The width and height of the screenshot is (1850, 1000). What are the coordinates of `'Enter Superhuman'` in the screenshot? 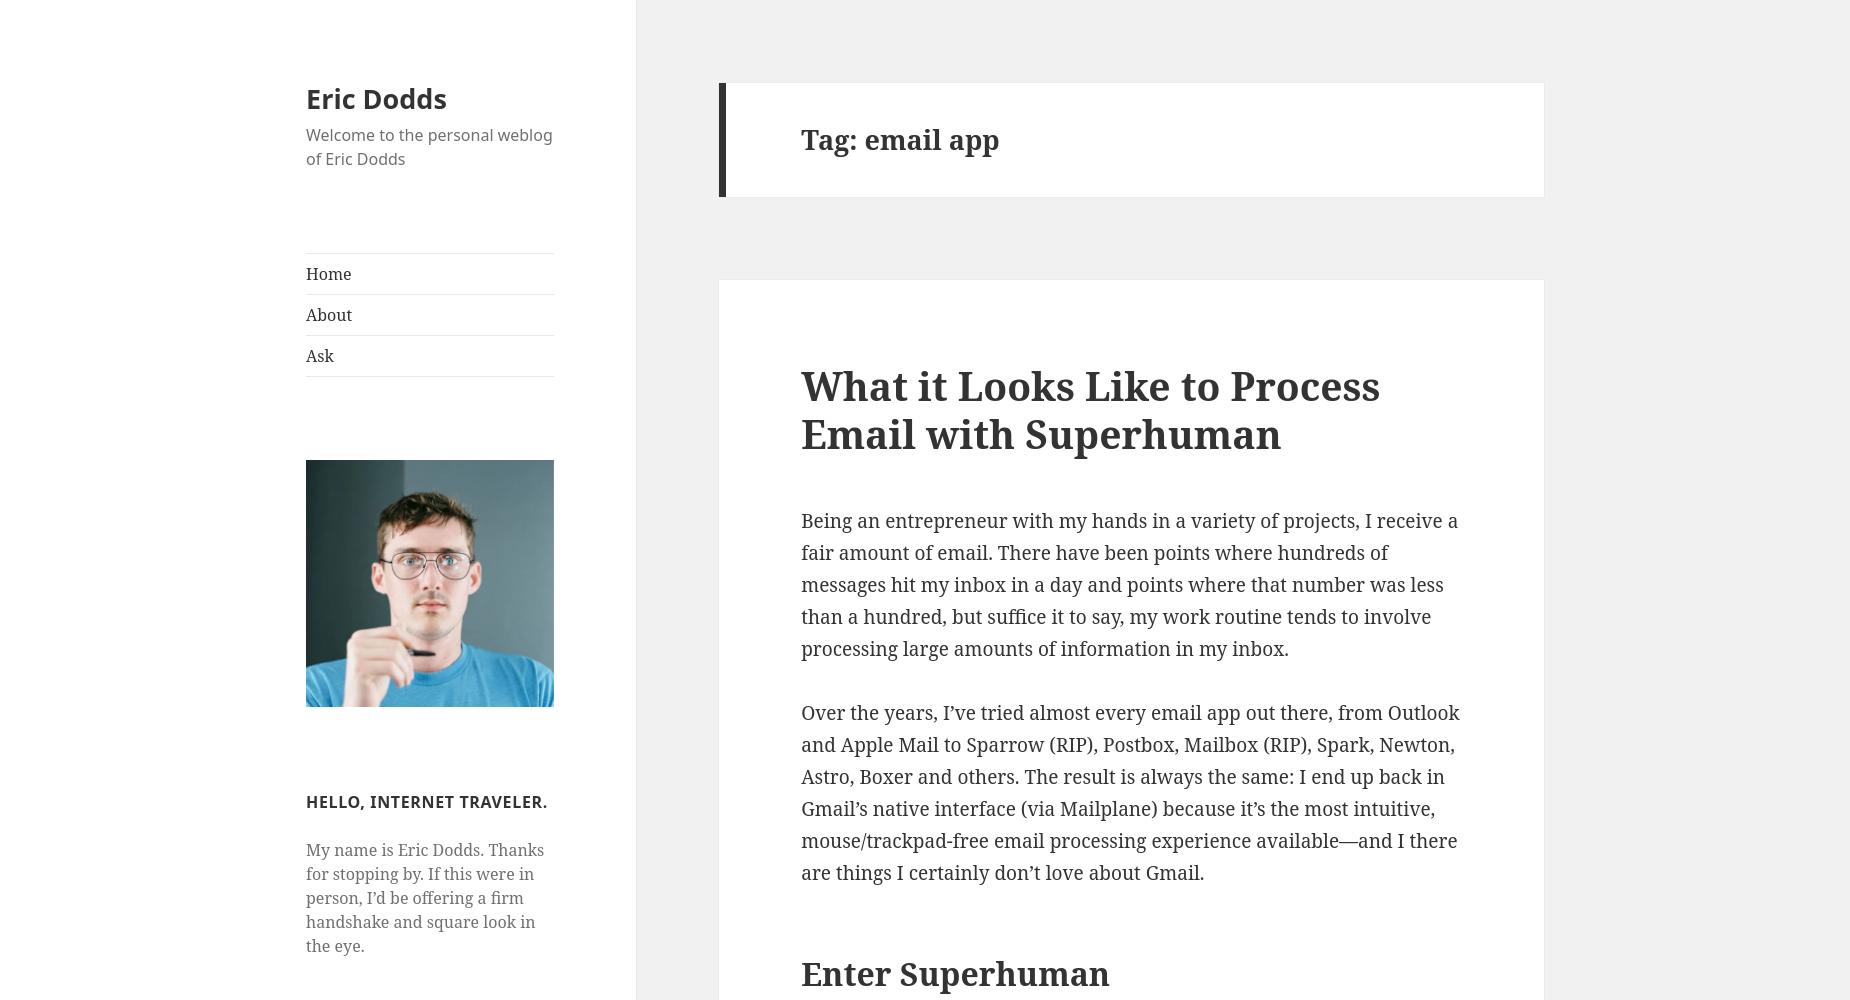 It's located at (954, 971).